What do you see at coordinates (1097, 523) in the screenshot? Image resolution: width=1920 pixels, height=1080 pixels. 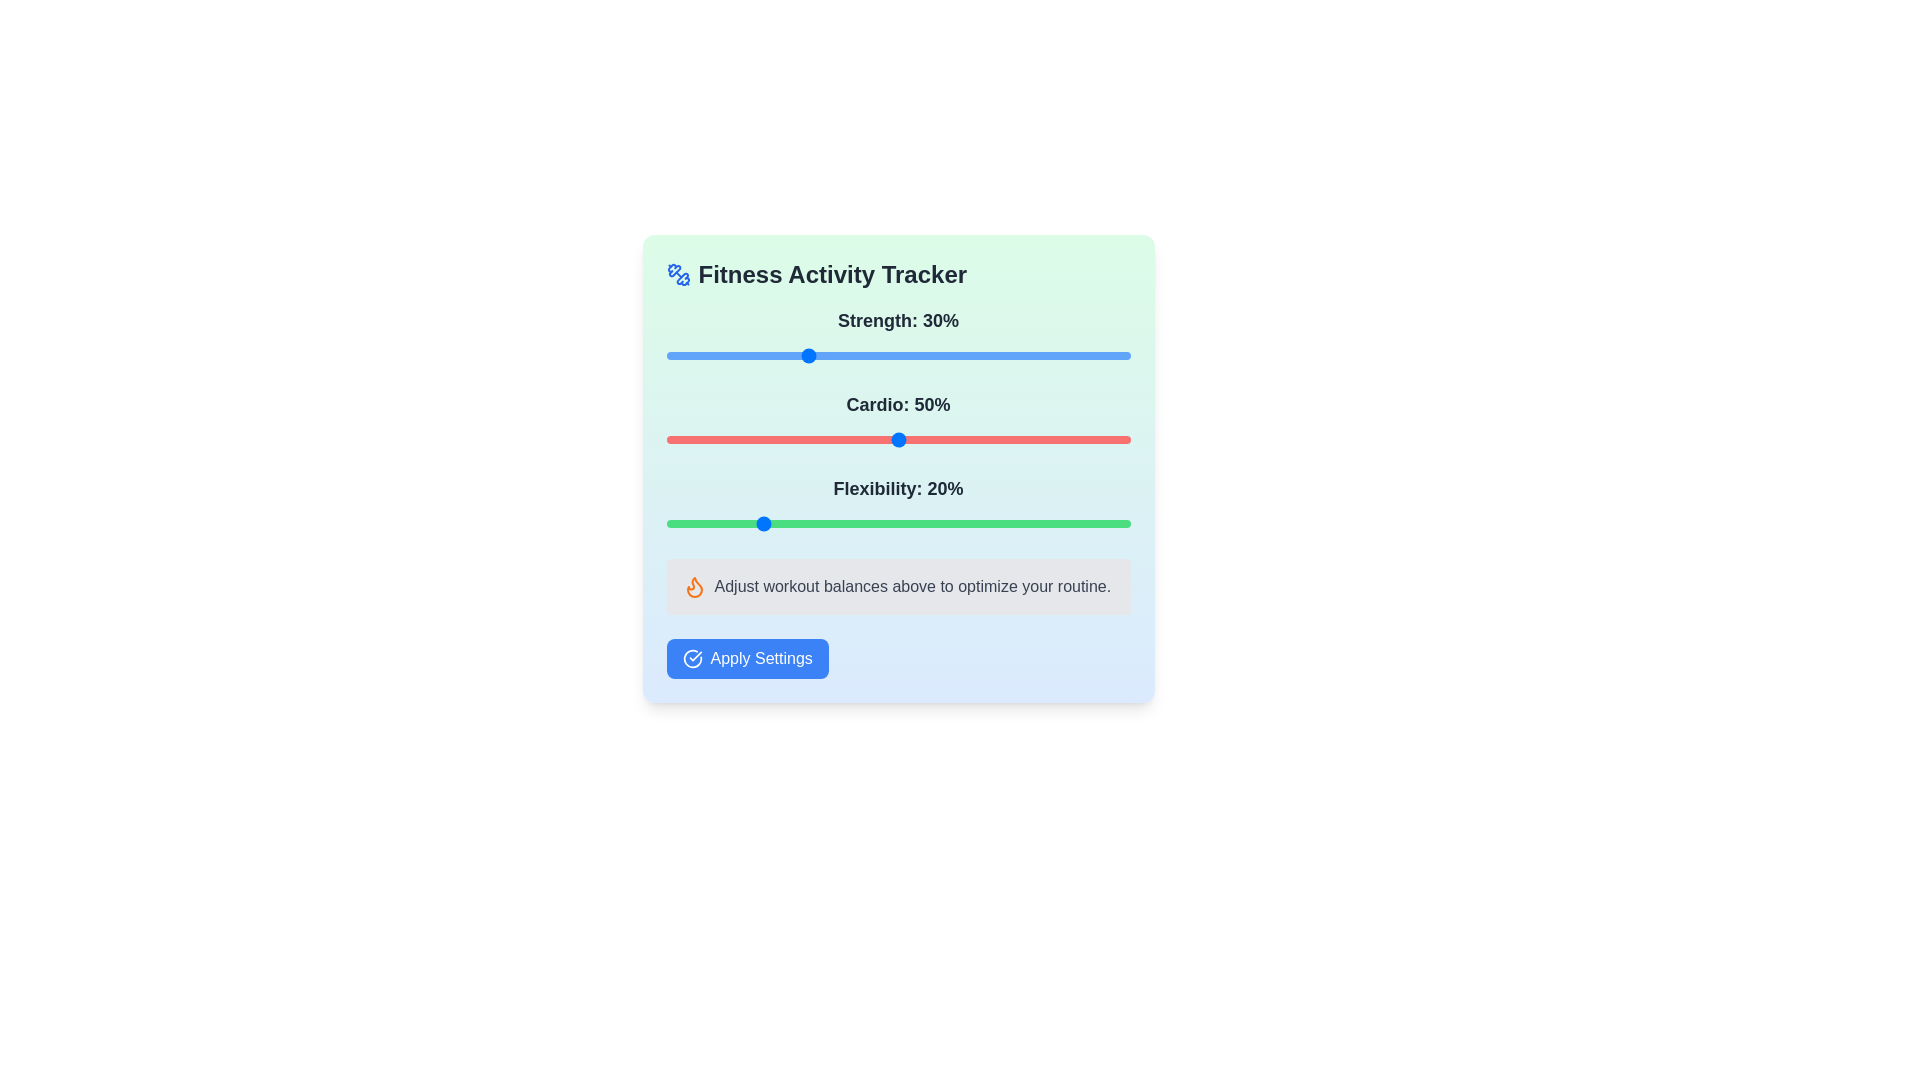 I see `the flexibility level` at bounding box center [1097, 523].